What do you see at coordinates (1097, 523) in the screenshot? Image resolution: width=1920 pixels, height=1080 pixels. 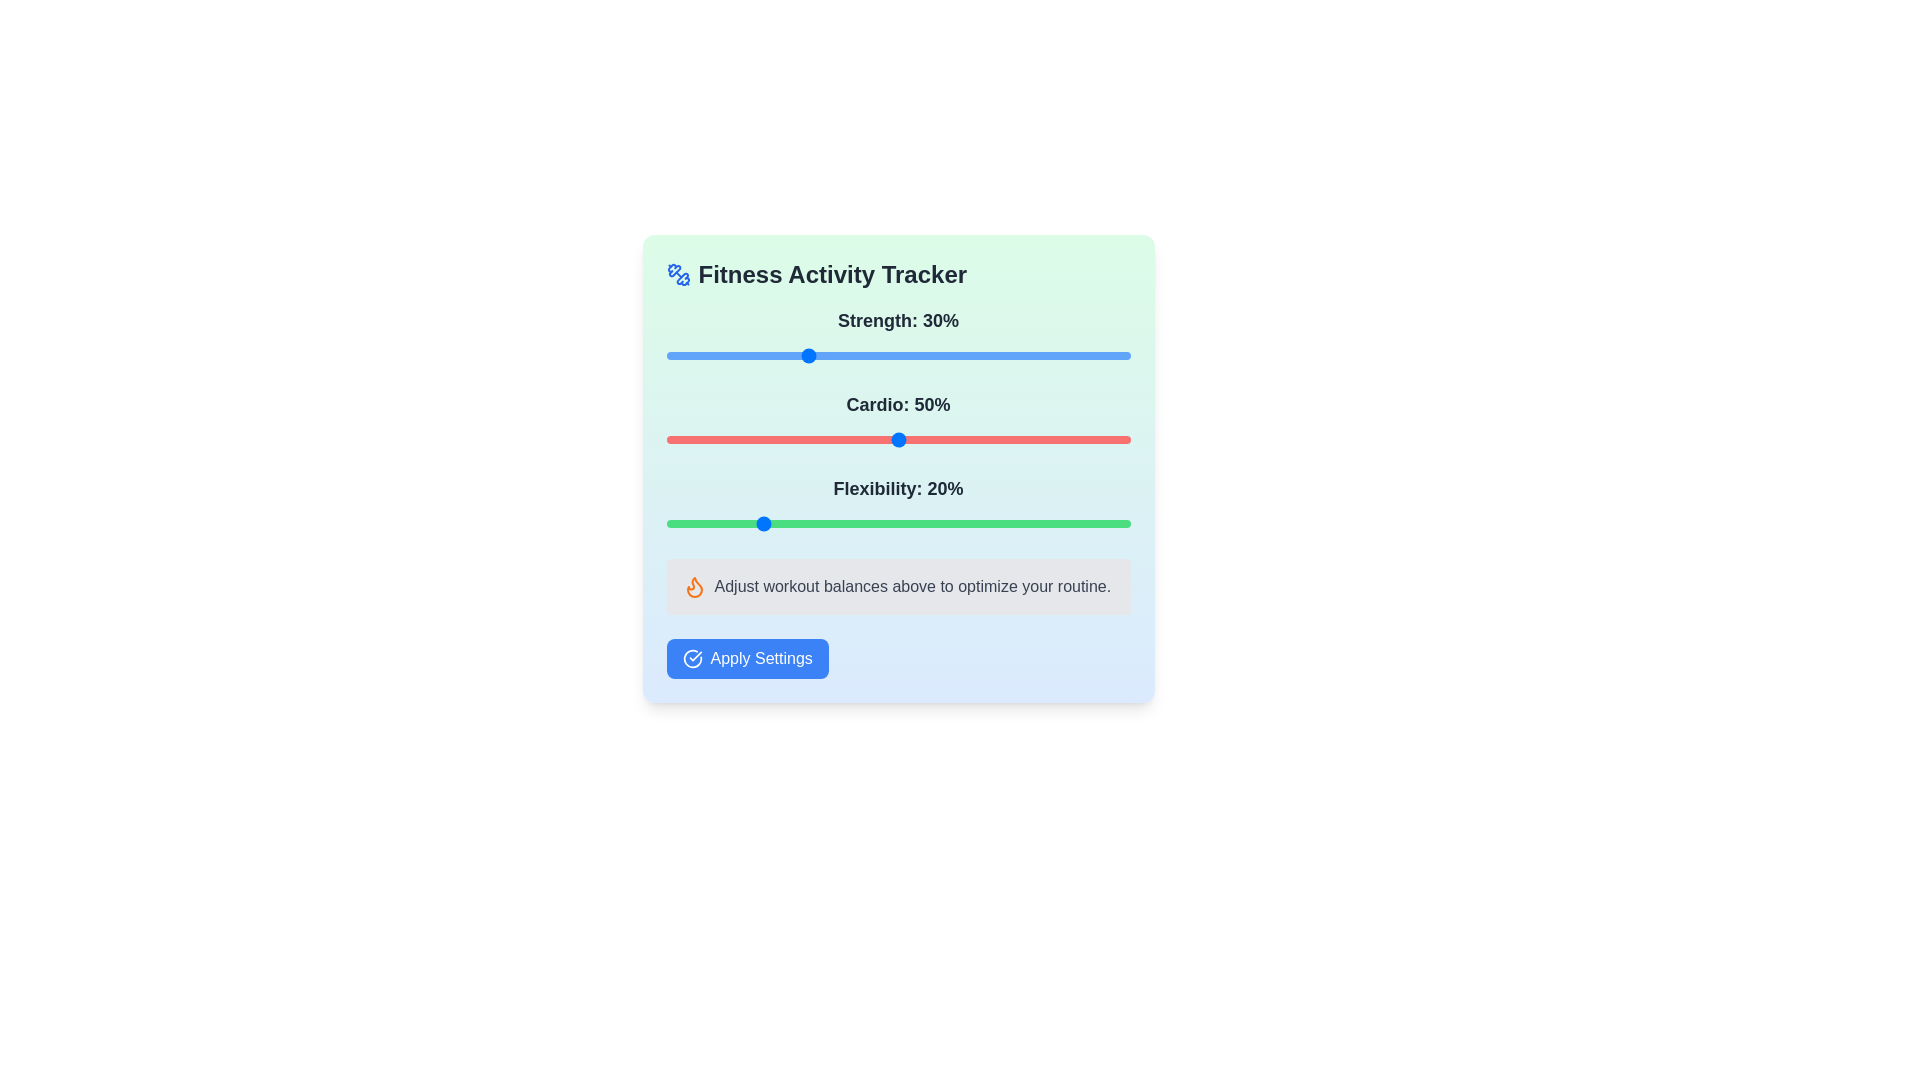 I see `the flexibility level` at bounding box center [1097, 523].